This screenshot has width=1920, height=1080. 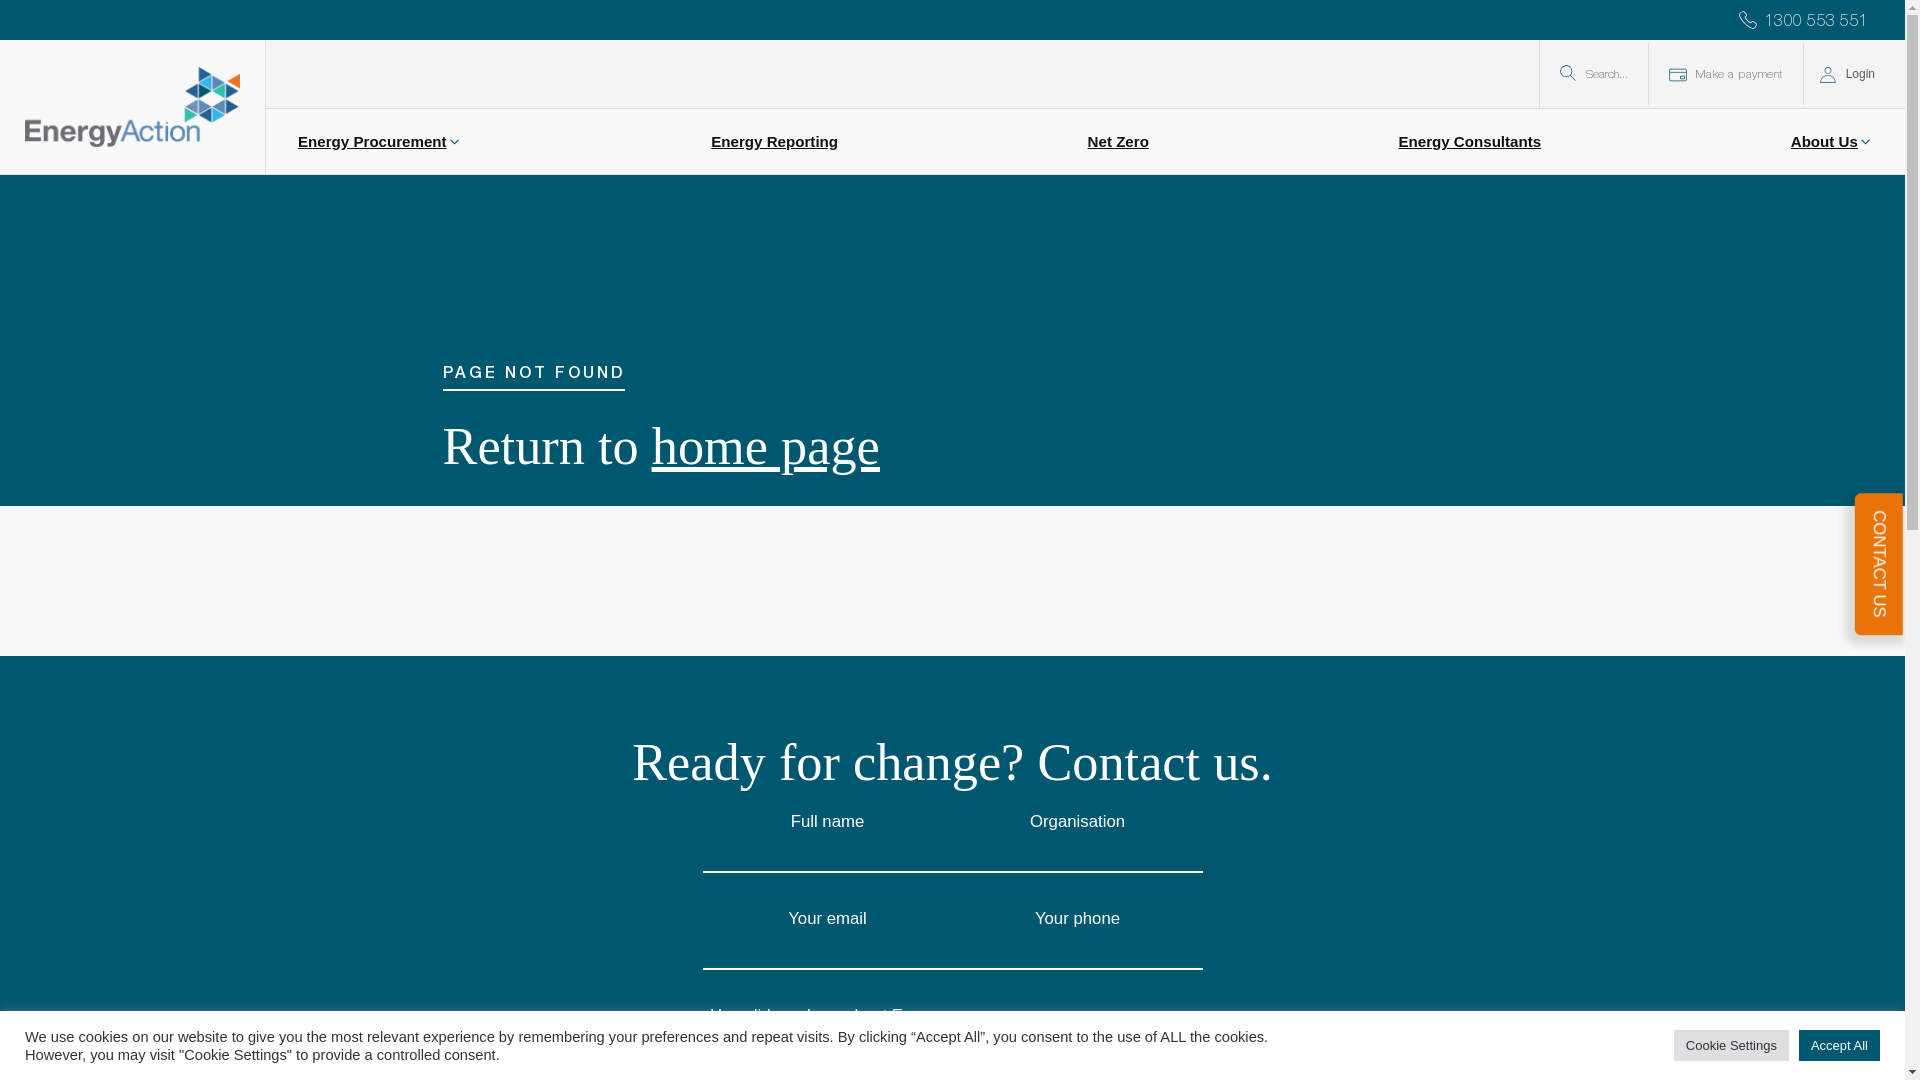 I want to click on 'Energy Consultants', so click(x=1469, y=140).